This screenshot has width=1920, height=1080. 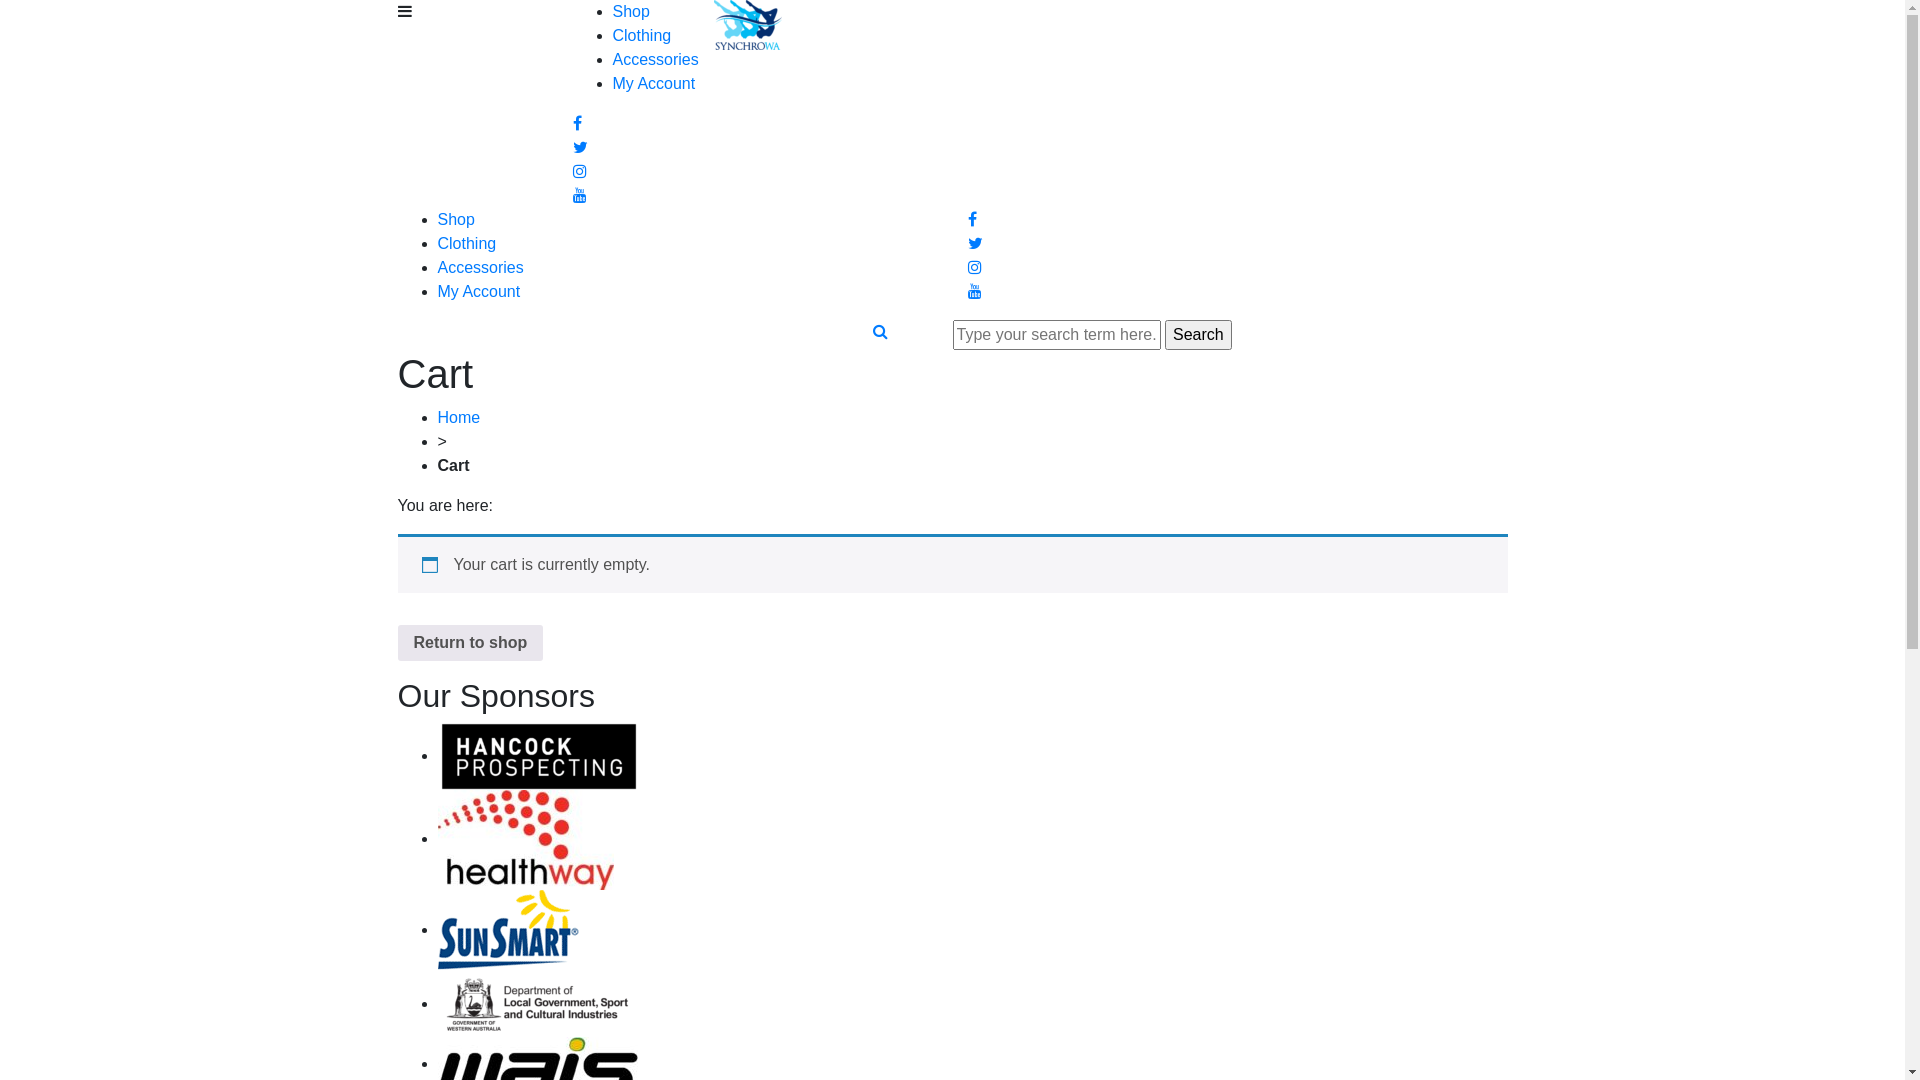 What do you see at coordinates (653, 82) in the screenshot?
I see `'My Account'` at bounding box center [653, 82].